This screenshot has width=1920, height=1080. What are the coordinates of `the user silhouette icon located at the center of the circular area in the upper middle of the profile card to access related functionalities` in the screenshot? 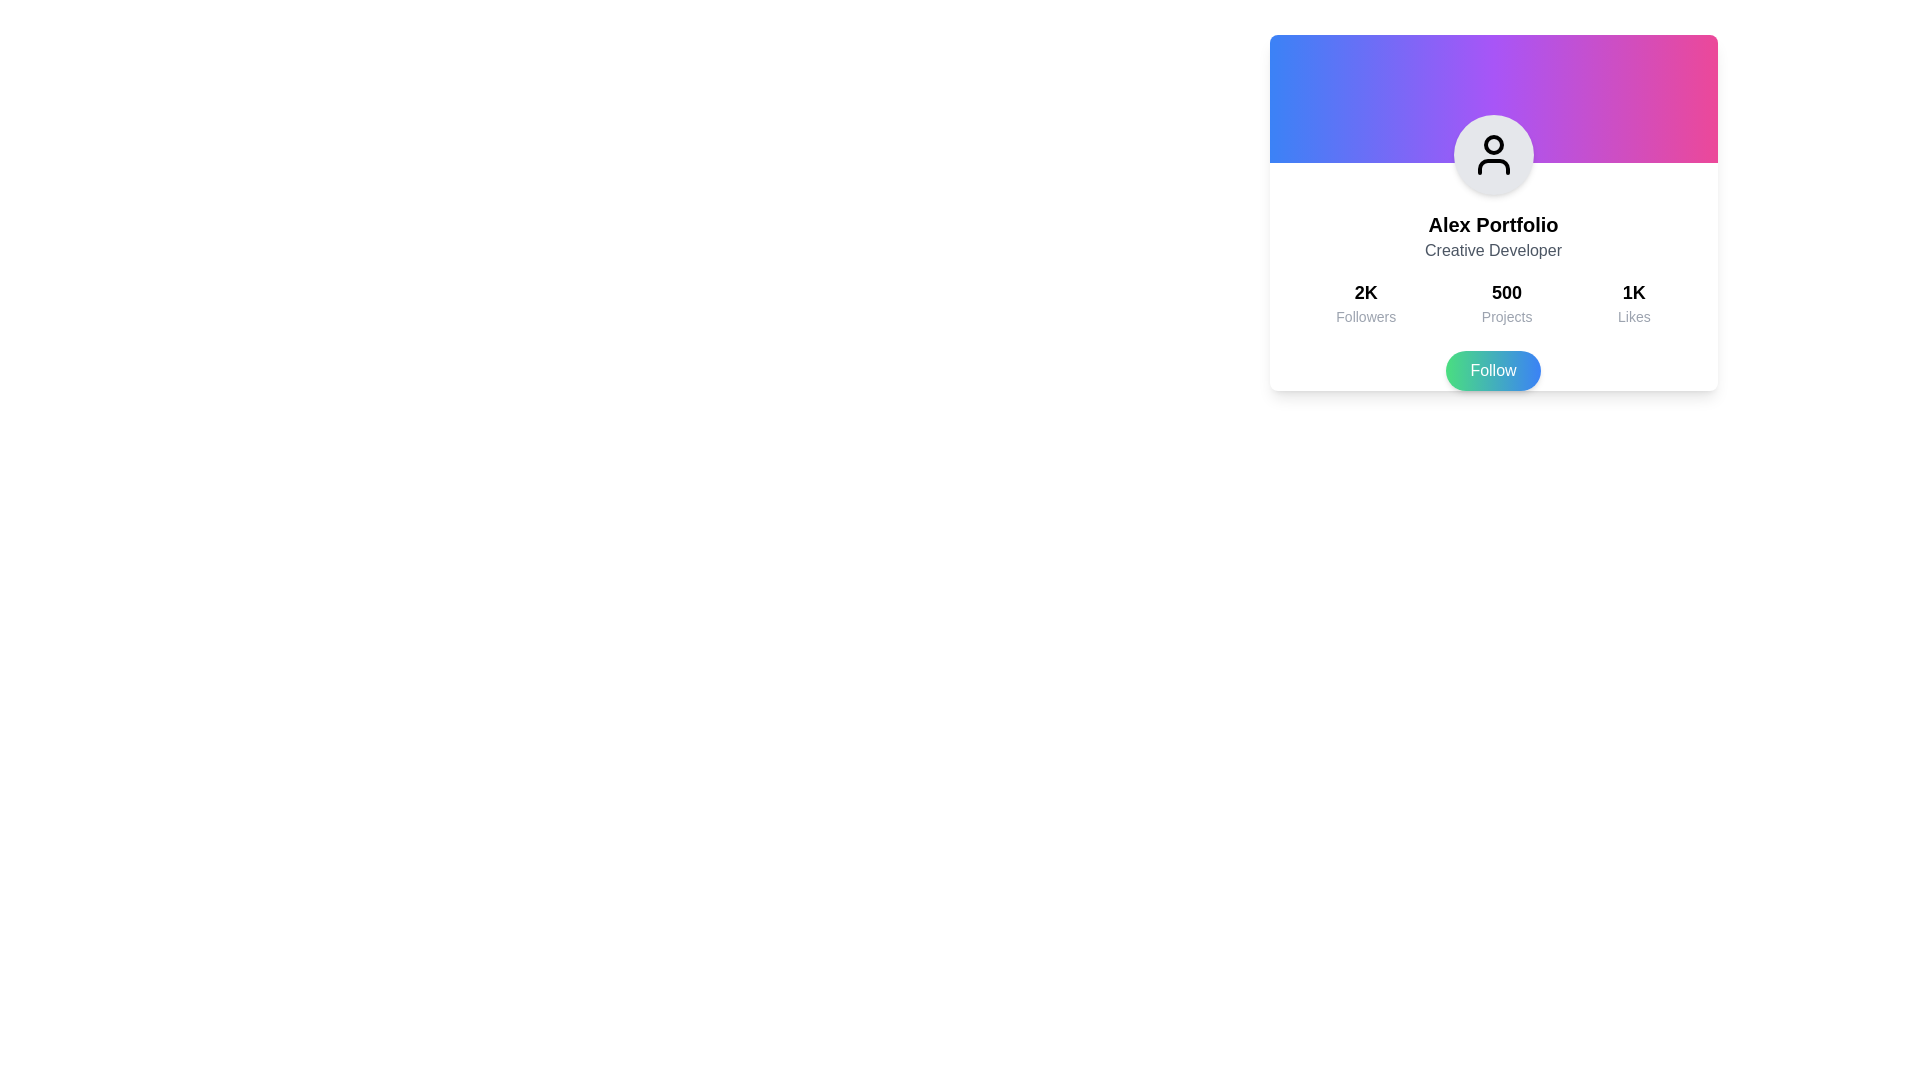 It's located at (1493, 153).